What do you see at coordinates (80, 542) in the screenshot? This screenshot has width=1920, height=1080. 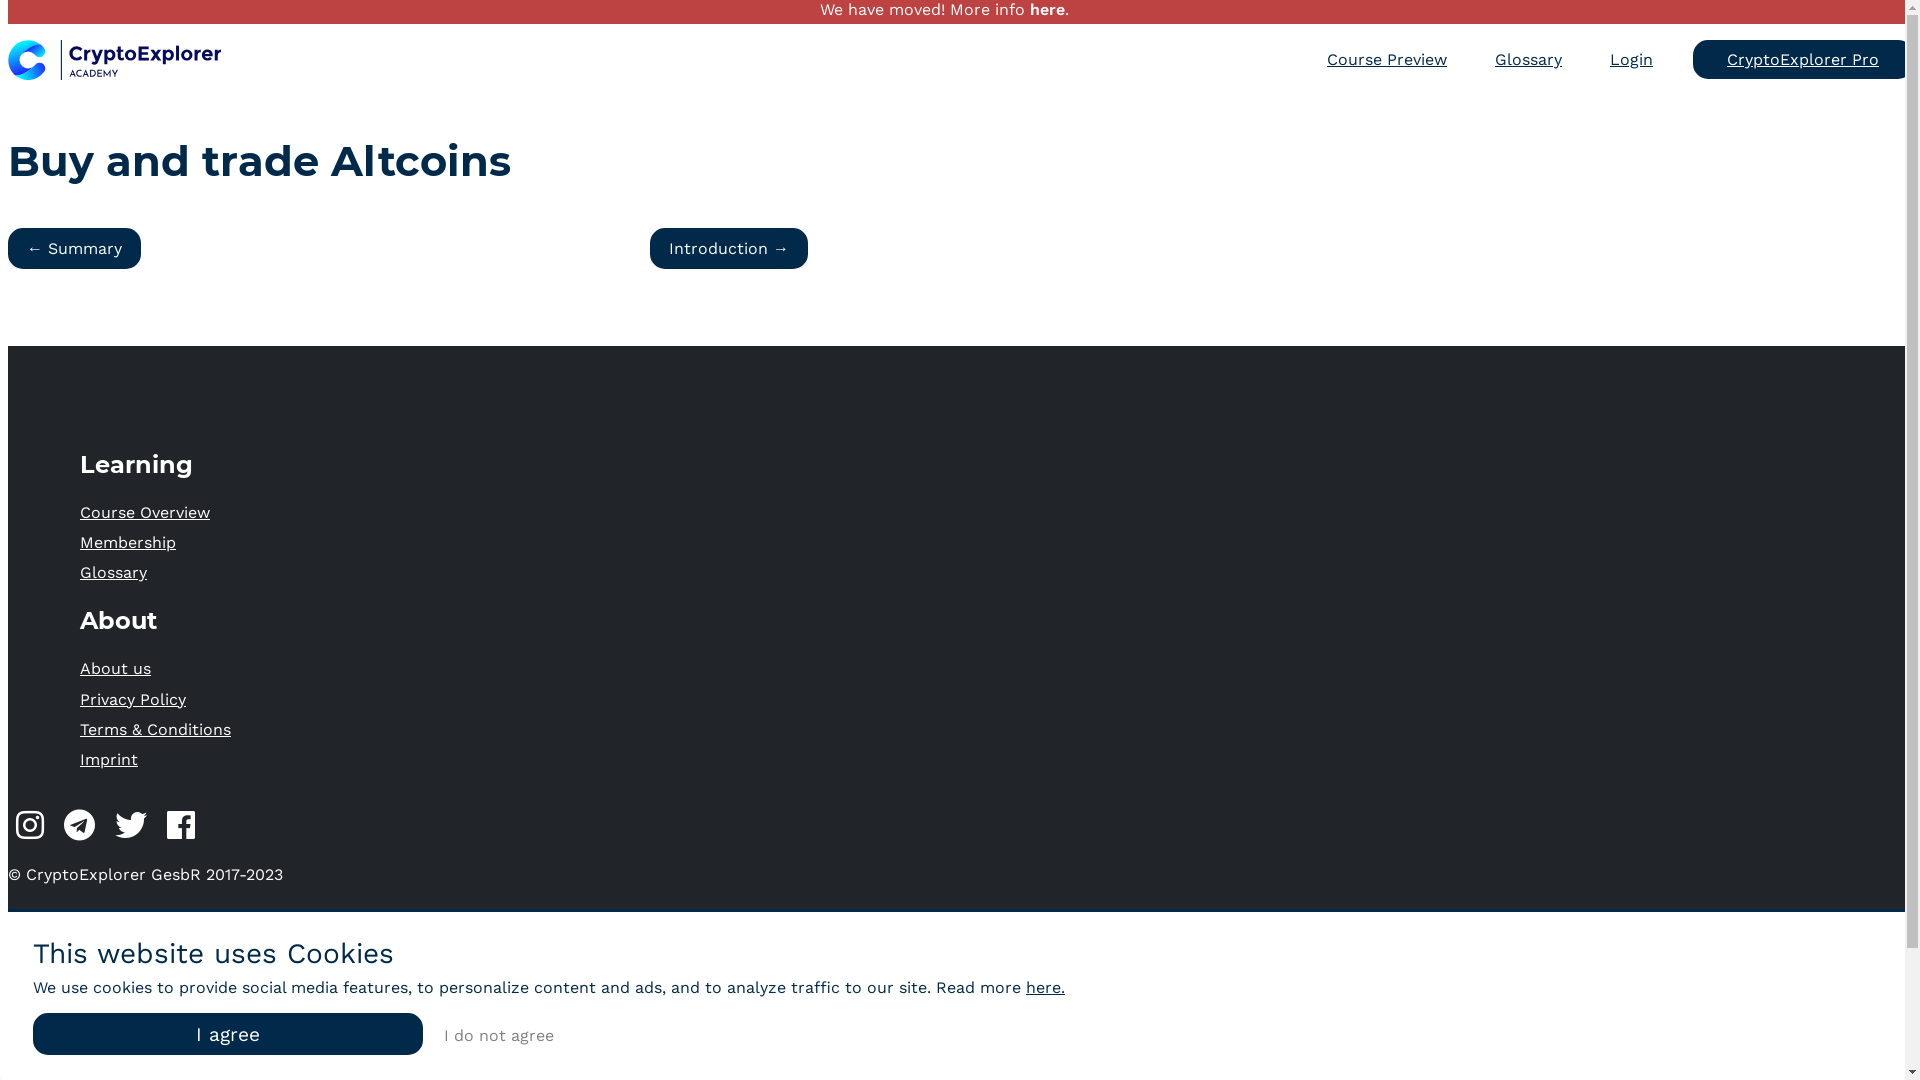 I see `'Membership'` at bounding box center [80, 542].